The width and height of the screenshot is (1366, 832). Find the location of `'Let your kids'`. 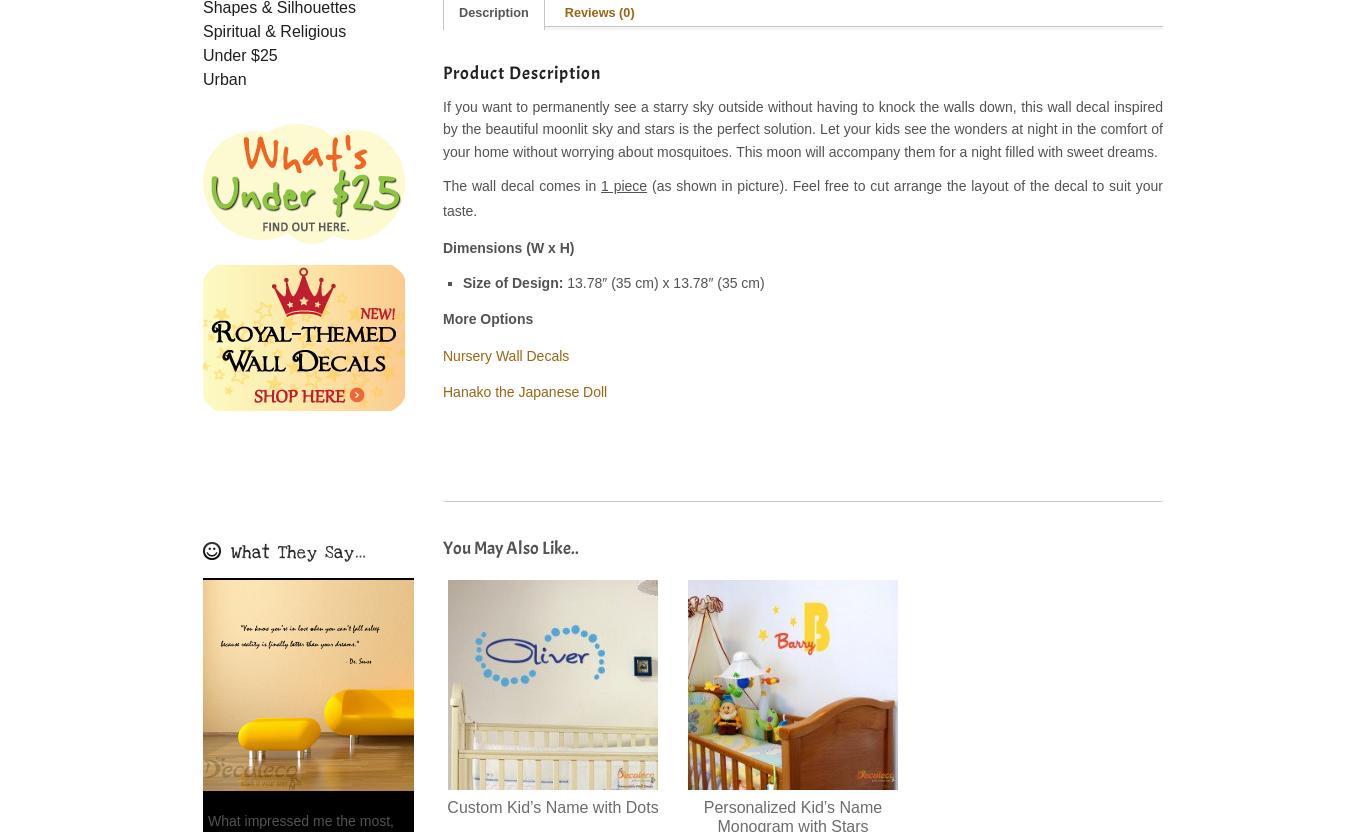

'Let your kids' is located at coordinates (859, 128).